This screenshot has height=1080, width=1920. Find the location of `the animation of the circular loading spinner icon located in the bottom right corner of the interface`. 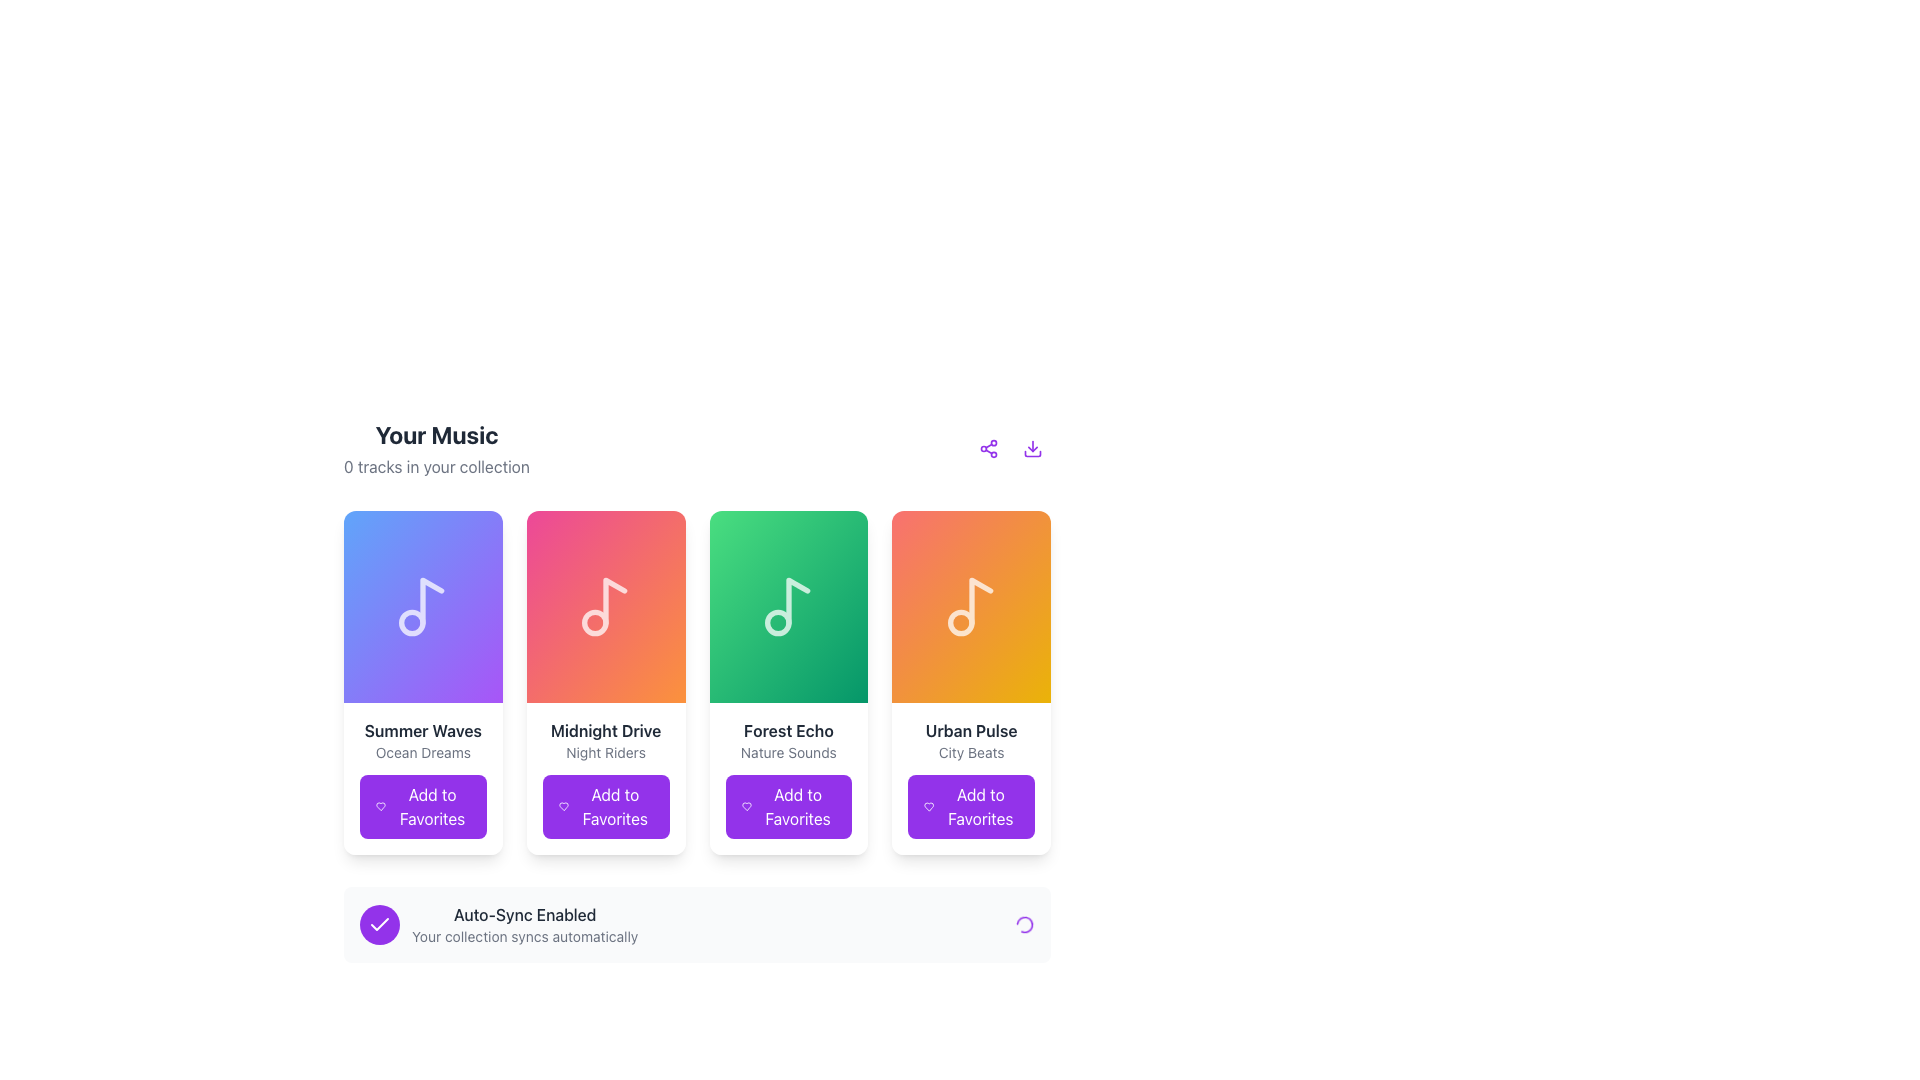

the animation of the circular loading spinner icon located in the bottom right corner of the interface is located at coordinates (1025, 925).